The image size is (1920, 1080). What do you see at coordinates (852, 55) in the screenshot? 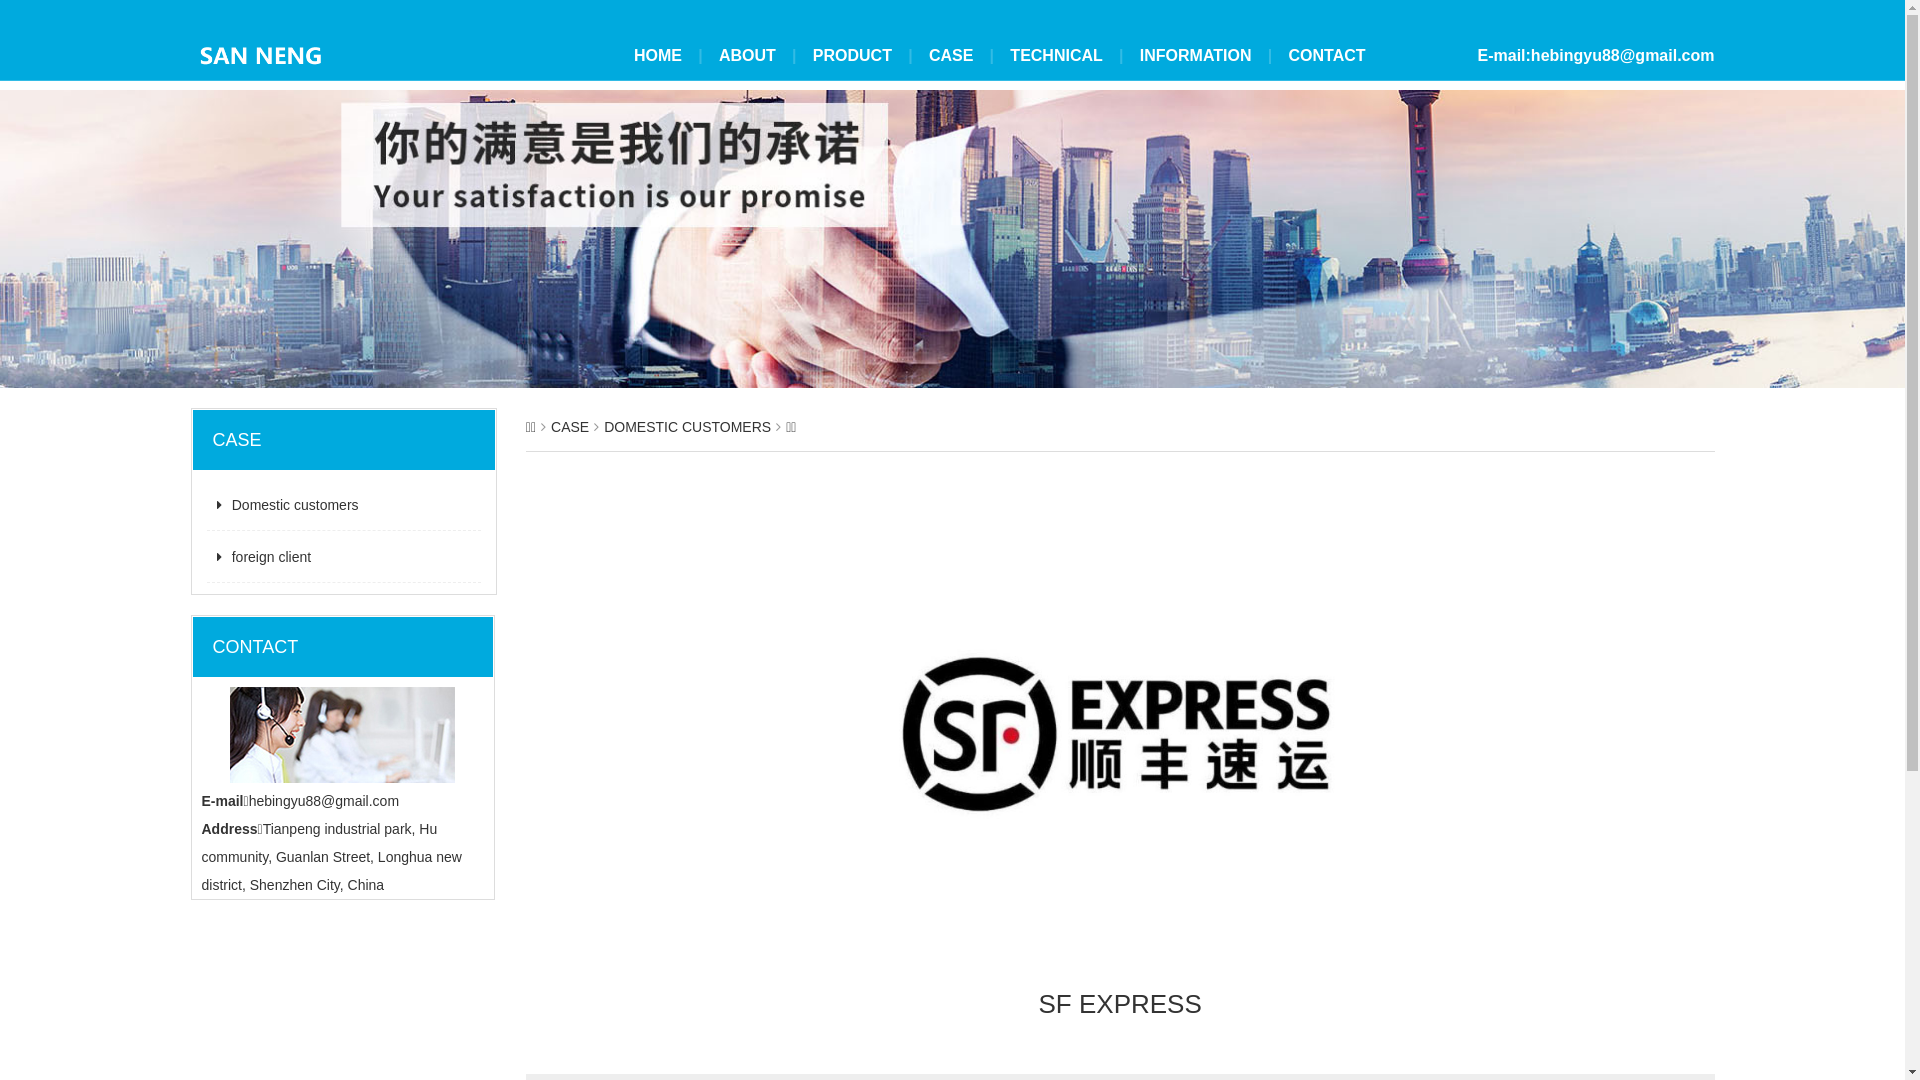
I see `'PRODUCT'` at bounding box center [852, 55].